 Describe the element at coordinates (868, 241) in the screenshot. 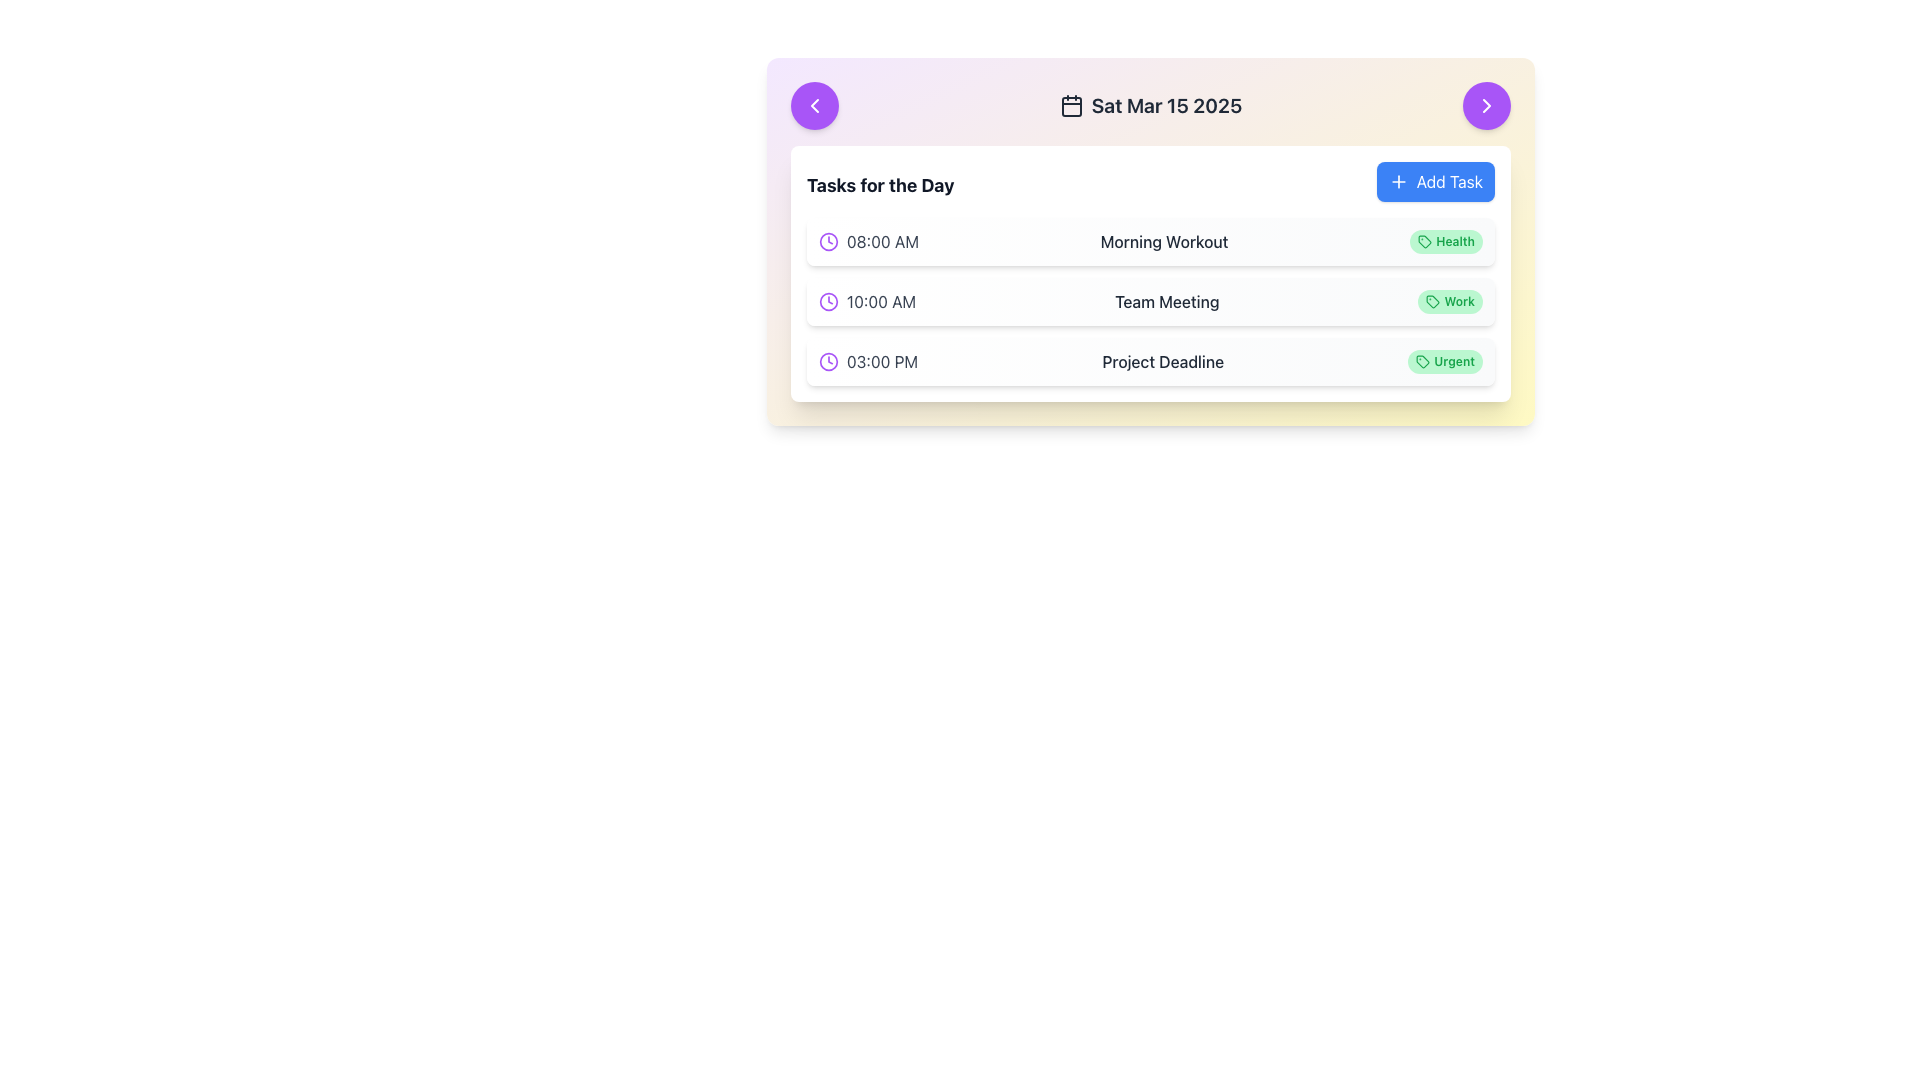

I see `time displayed on the Text Label with Icon that shows '08:00 AM' next to a purple clock icon, located at the top left corner of the 'Morning Workout' task` at that location.